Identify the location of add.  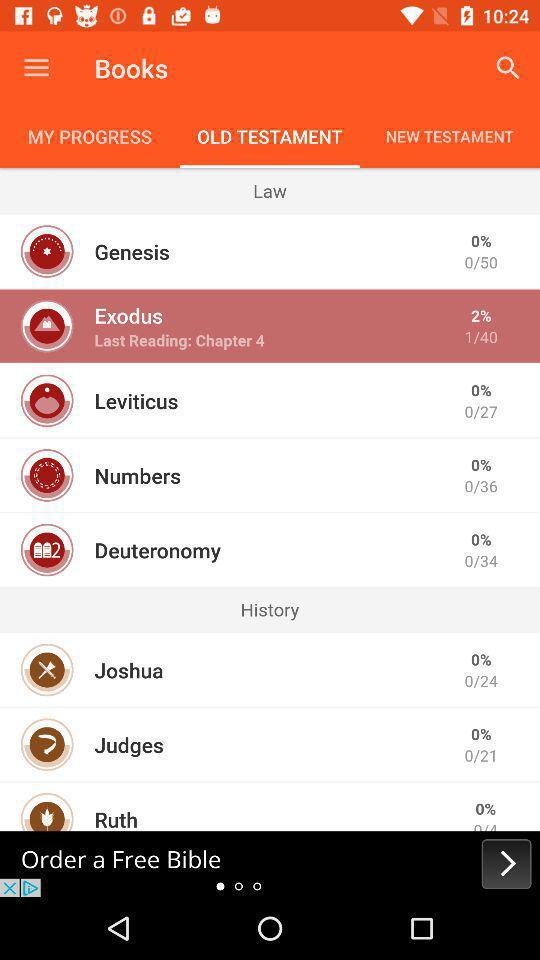
(270, 863).